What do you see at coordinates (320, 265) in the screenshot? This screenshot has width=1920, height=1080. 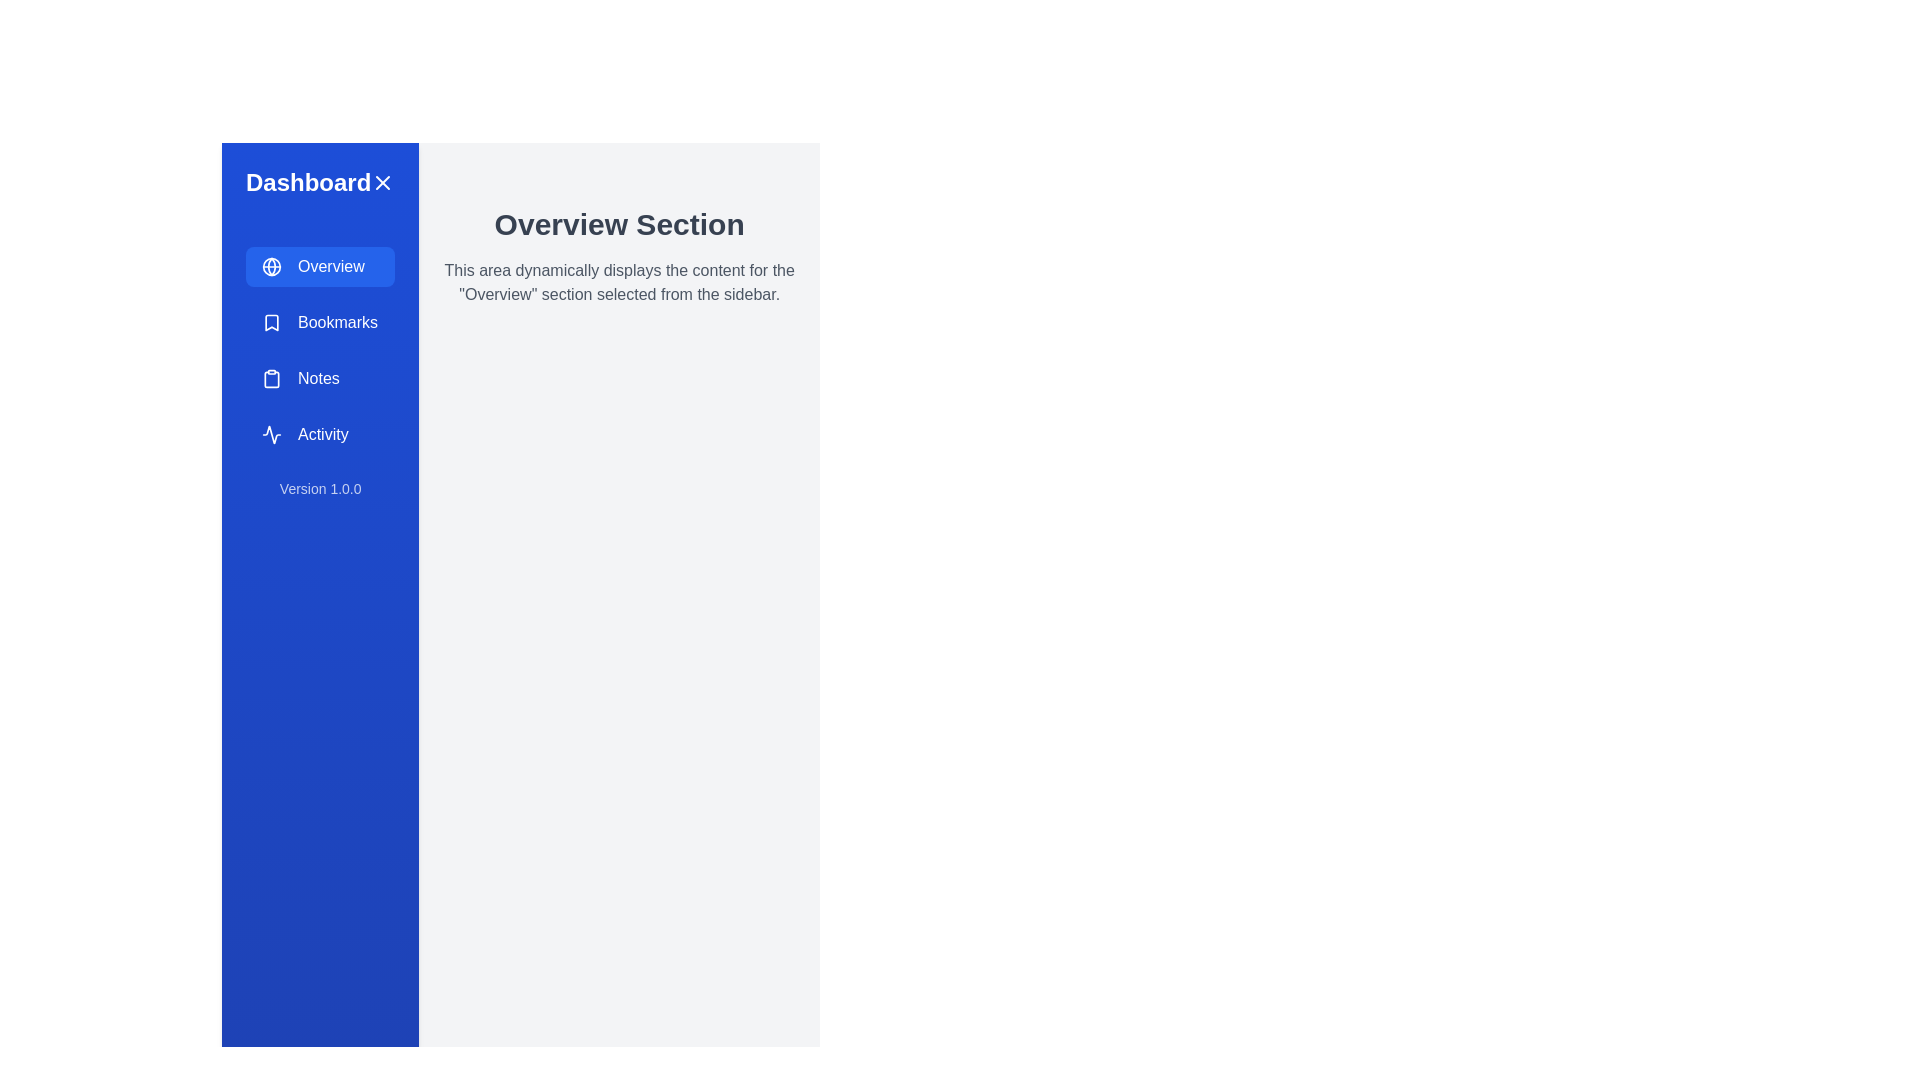 I see `the sidebar navigation option Overview` at bounding box center [320, 265].